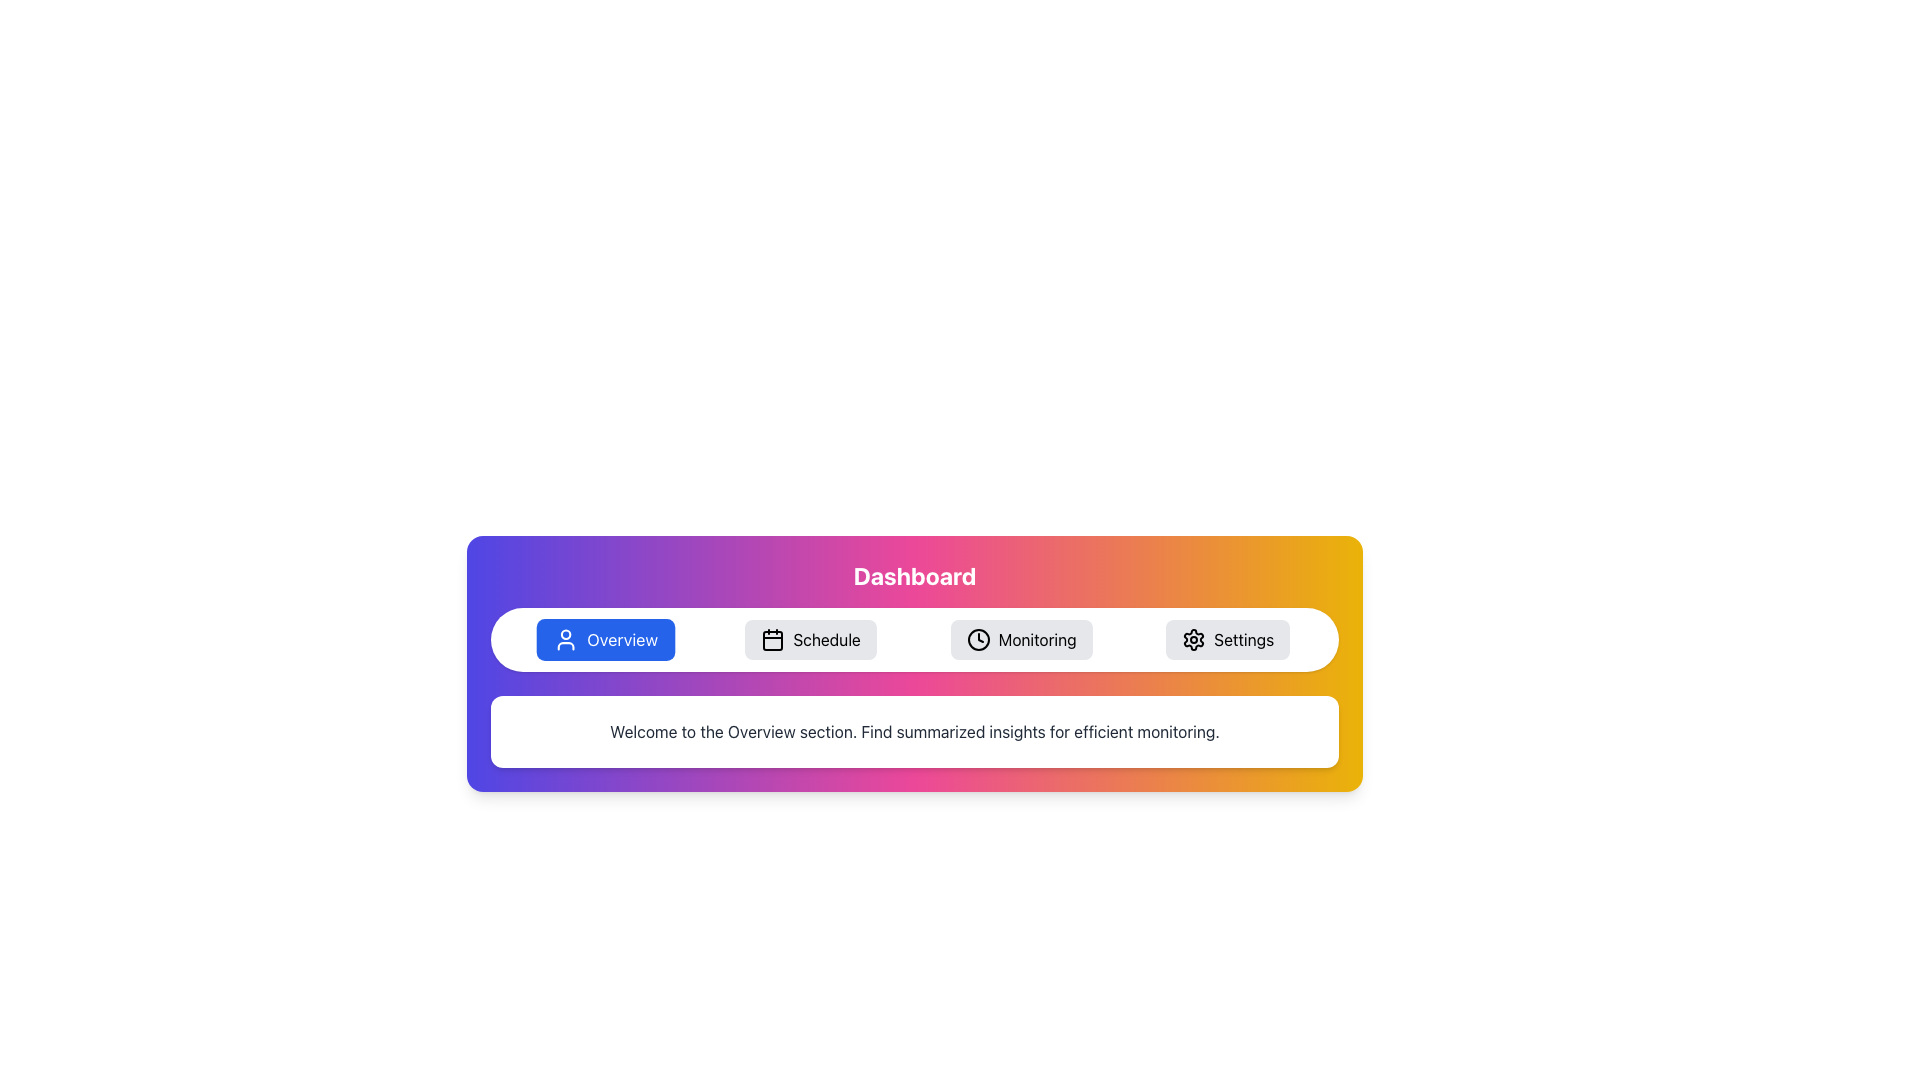 This screenshot has width=1920, height=1080. I want to click on the 'Settings' text label located at the bottom right of the colorful header area, so click(1242, 640).